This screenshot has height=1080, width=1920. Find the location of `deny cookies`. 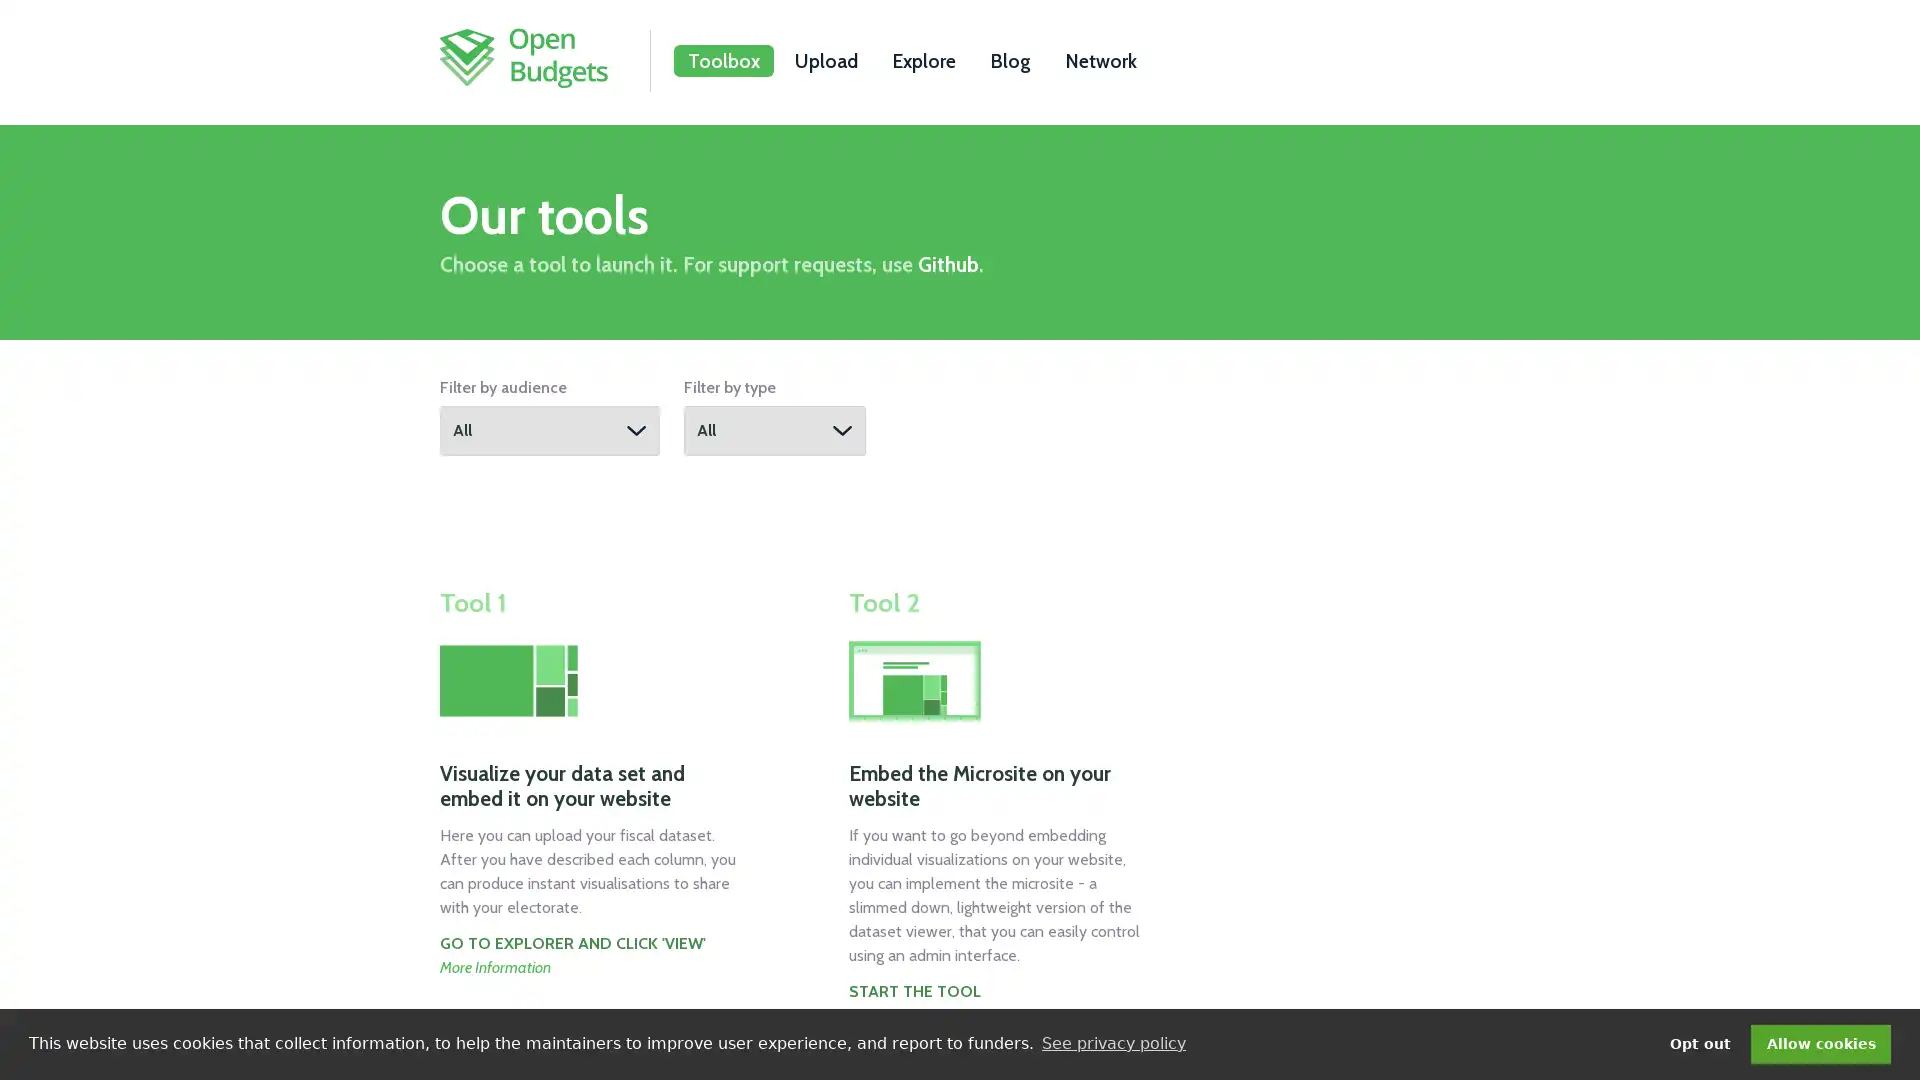

deny cookies is located at coordinates (1698, 1043).